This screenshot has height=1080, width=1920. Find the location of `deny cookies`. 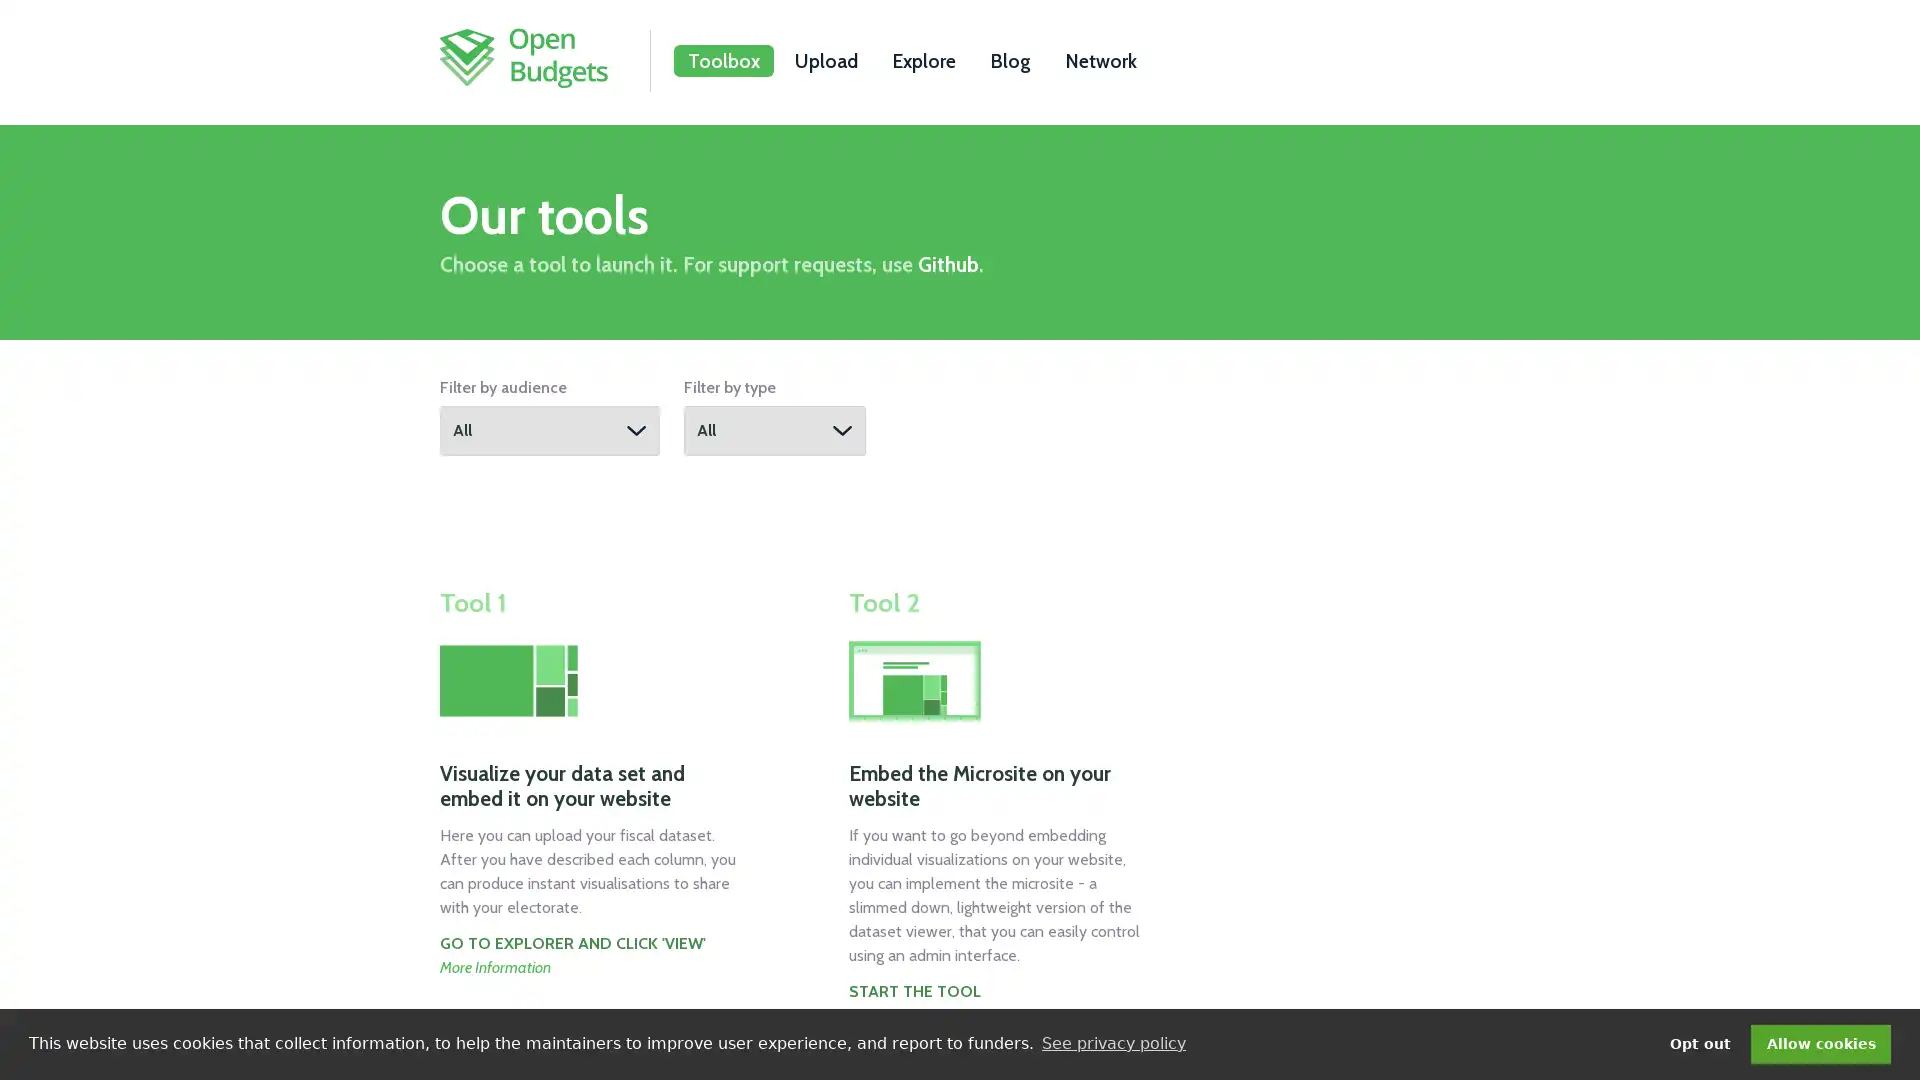

deny cookies is located at coordinates (1698, 1043).